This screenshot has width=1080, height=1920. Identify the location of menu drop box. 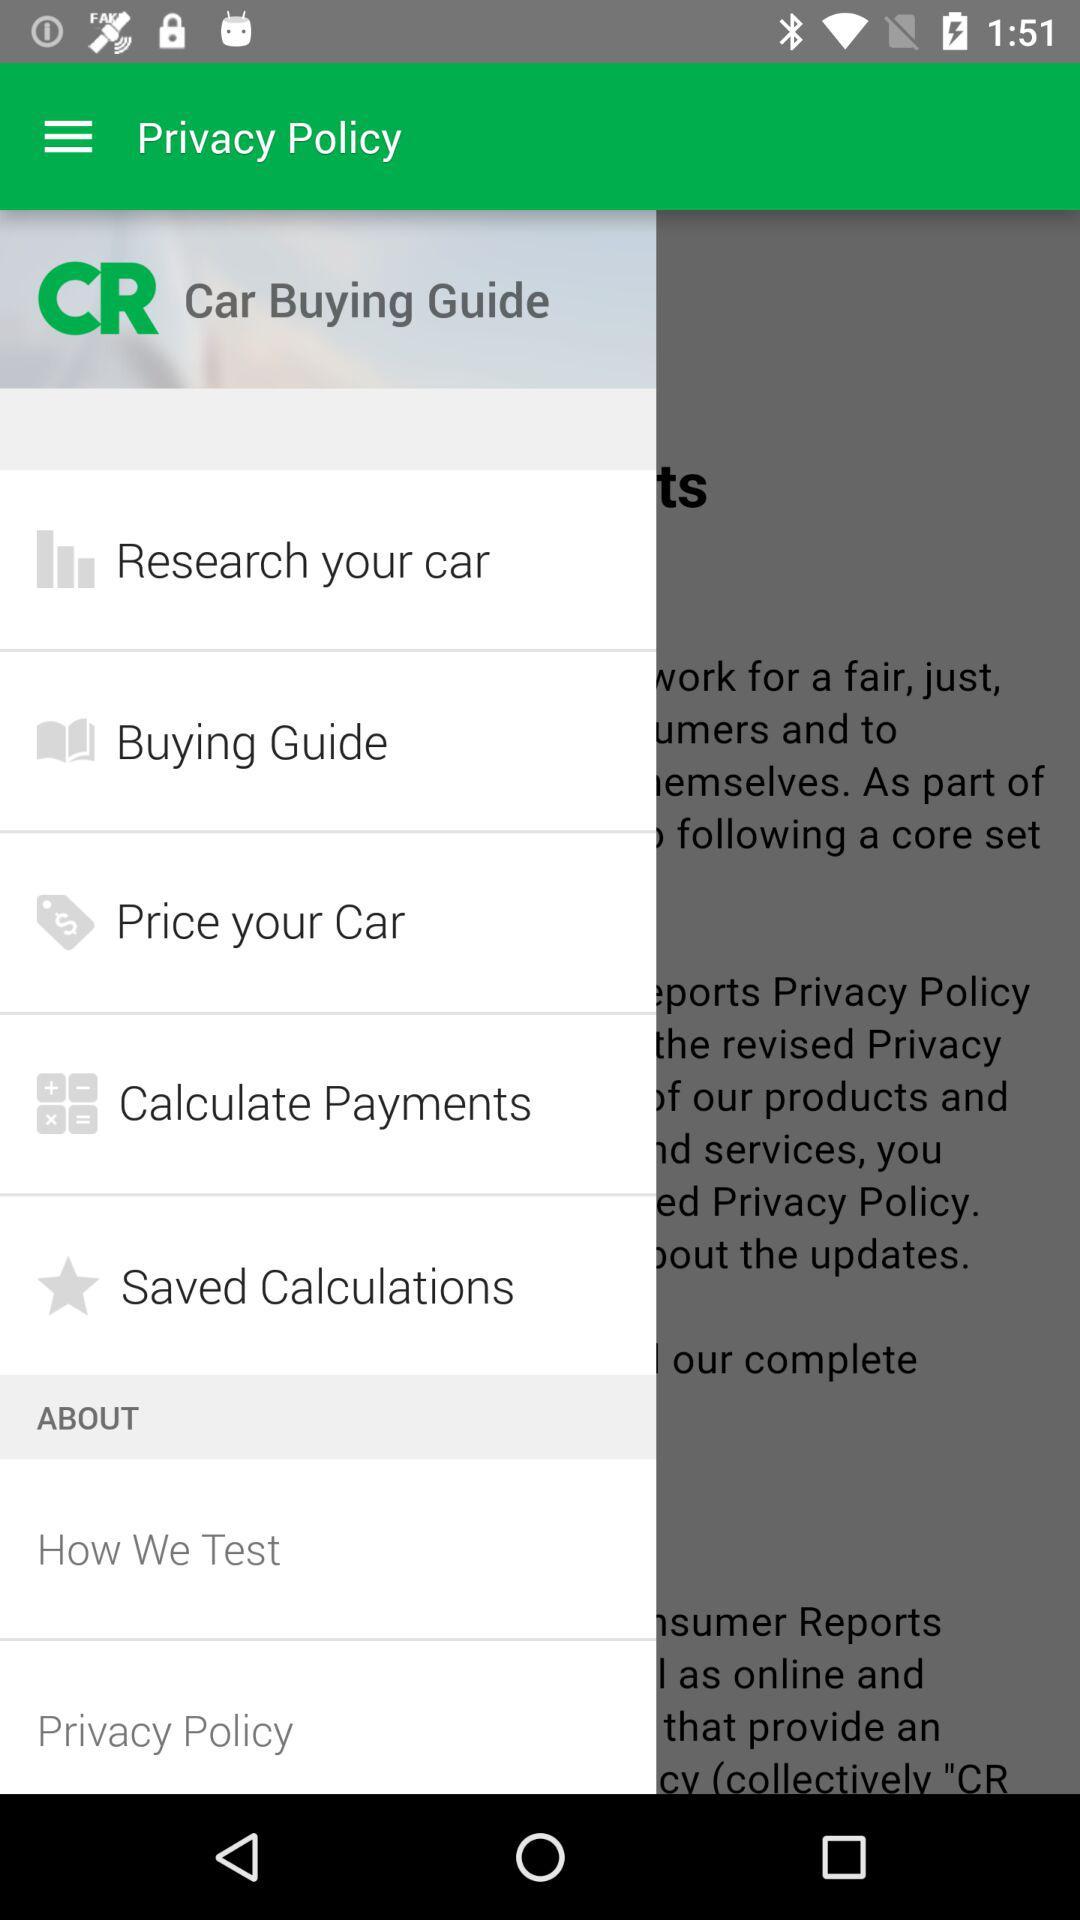
(67, 135).